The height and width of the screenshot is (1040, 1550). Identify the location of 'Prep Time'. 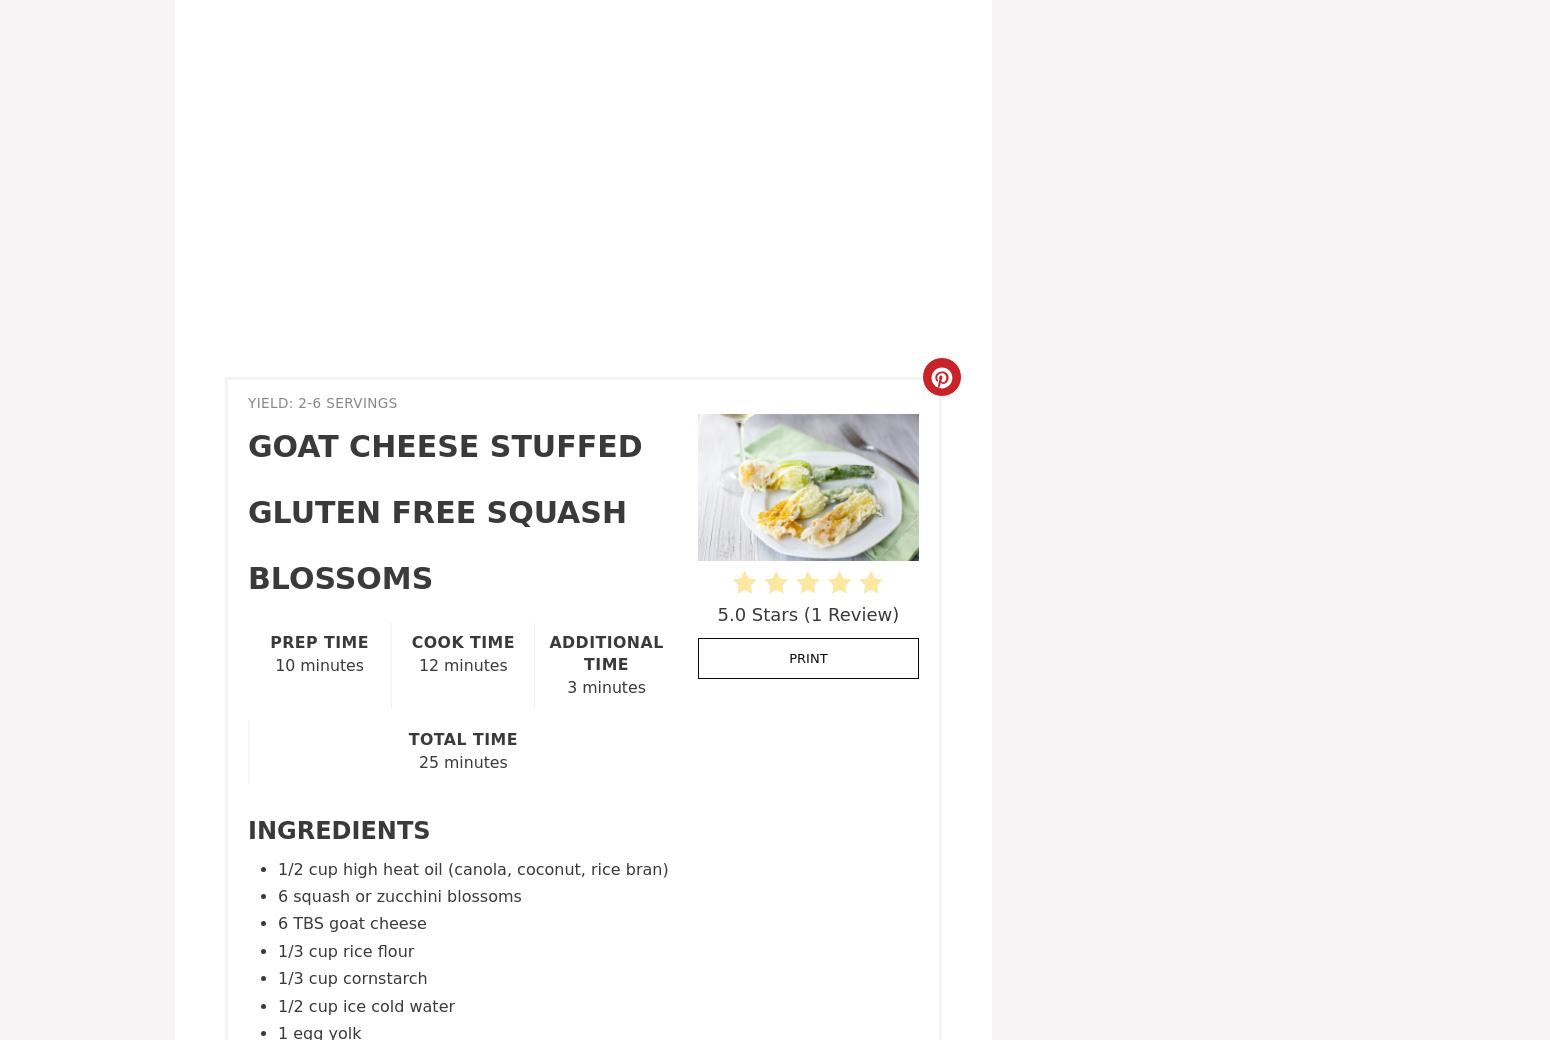
(317, 640).